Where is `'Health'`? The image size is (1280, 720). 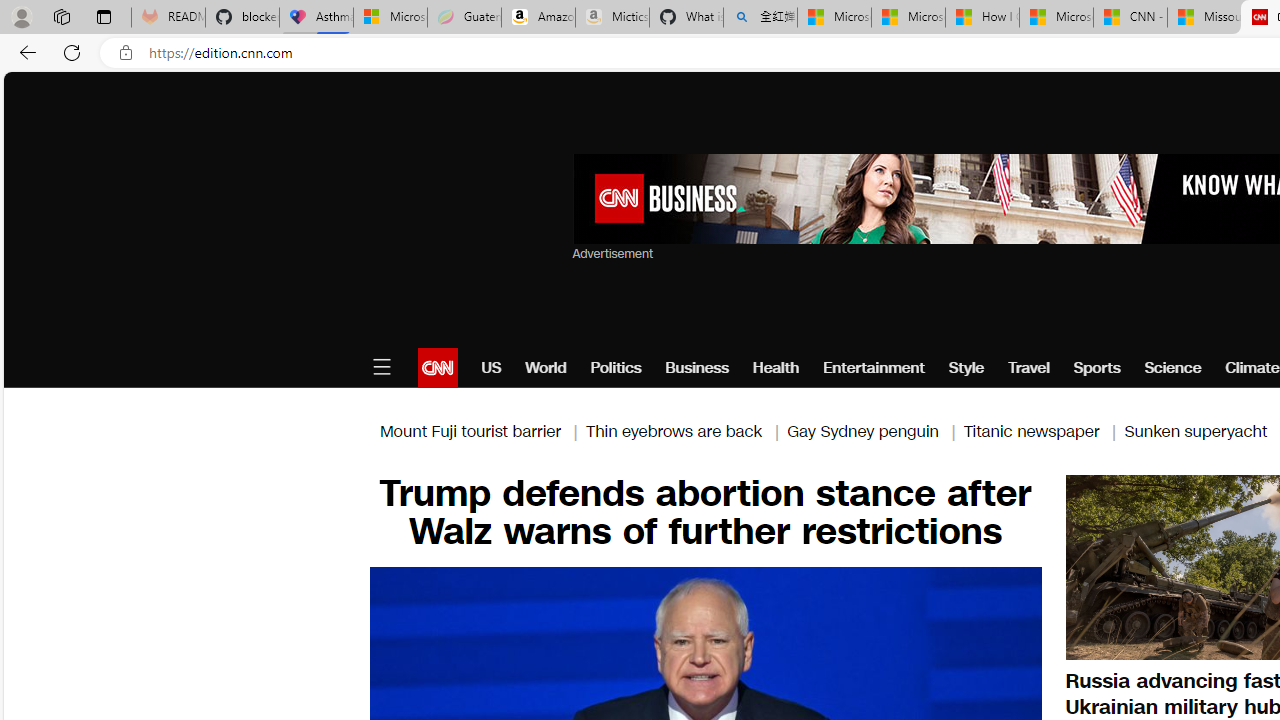 'Health' is located at coordinates (775, 367).